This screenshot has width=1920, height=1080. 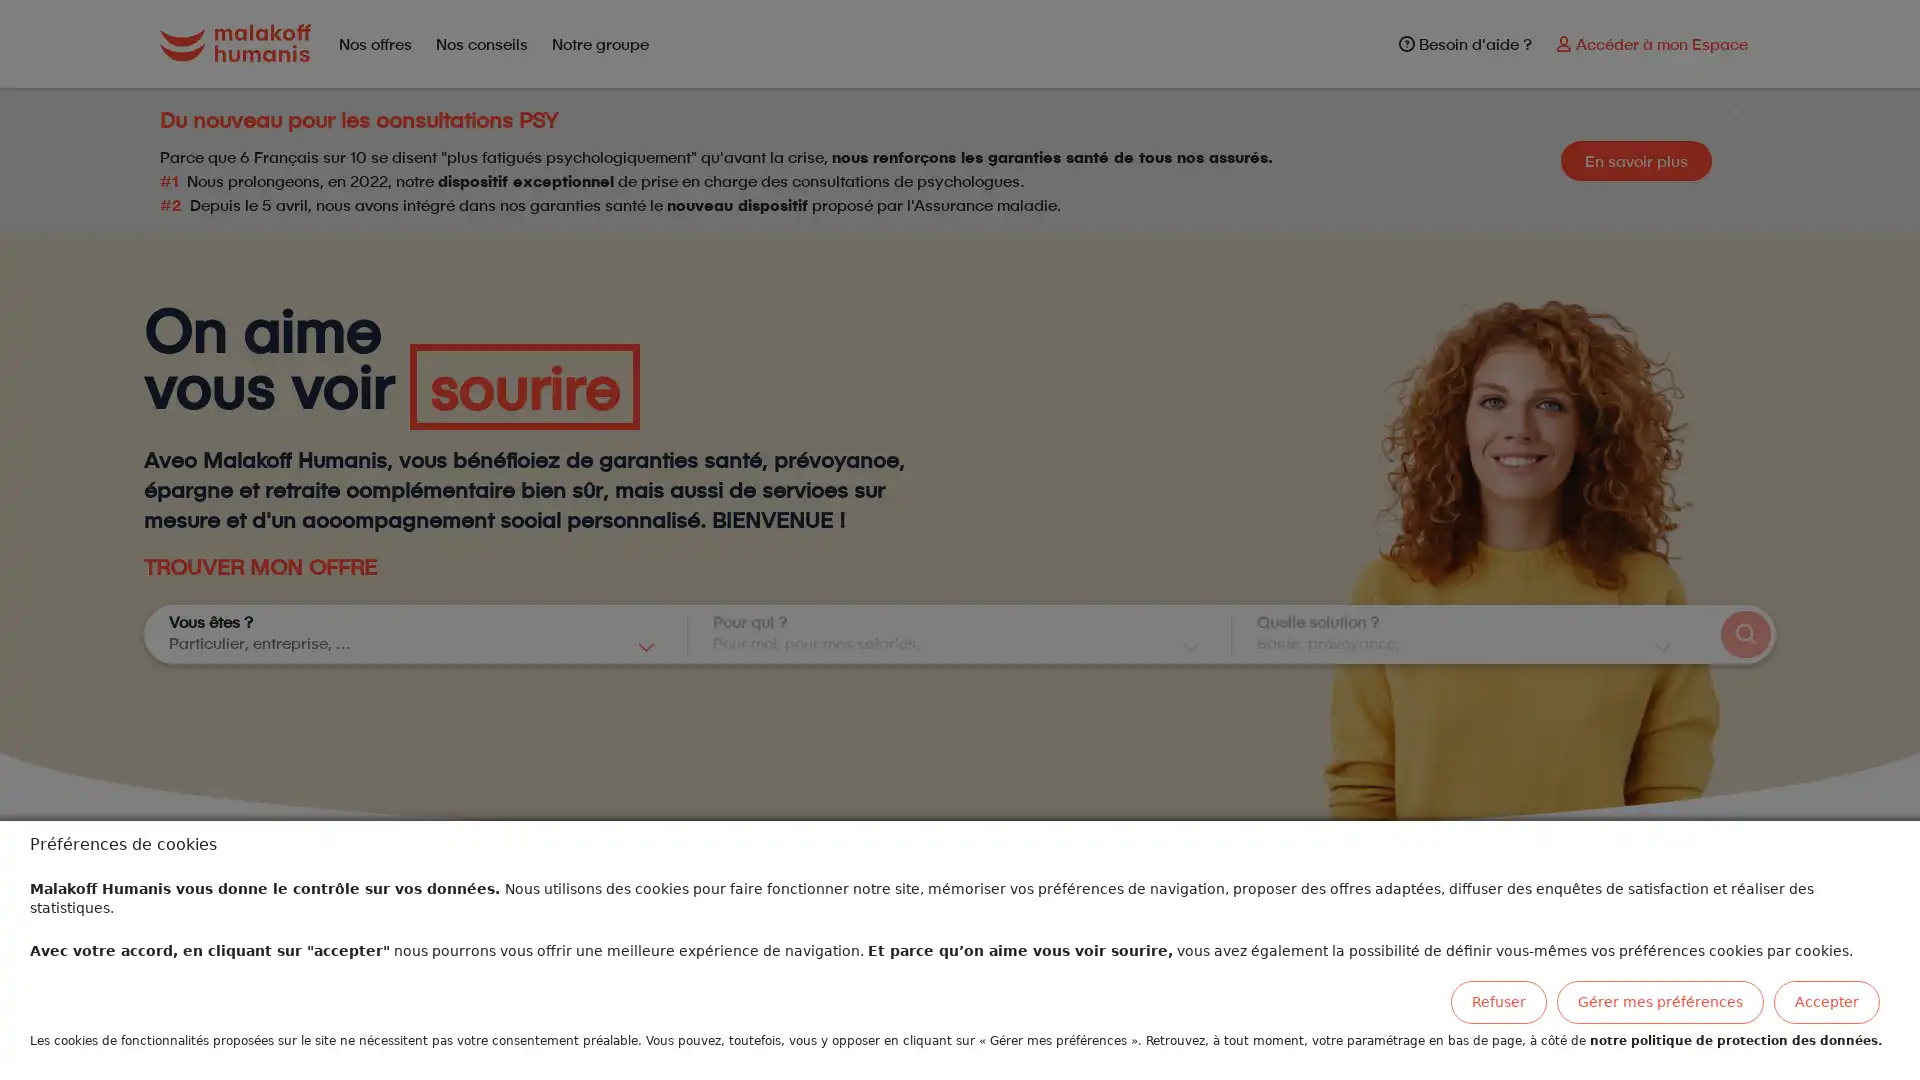 What do you see at coordinates (1827, 1002) in the screenshot?
I see `Accepter` at bounding box center [1827, 1002].